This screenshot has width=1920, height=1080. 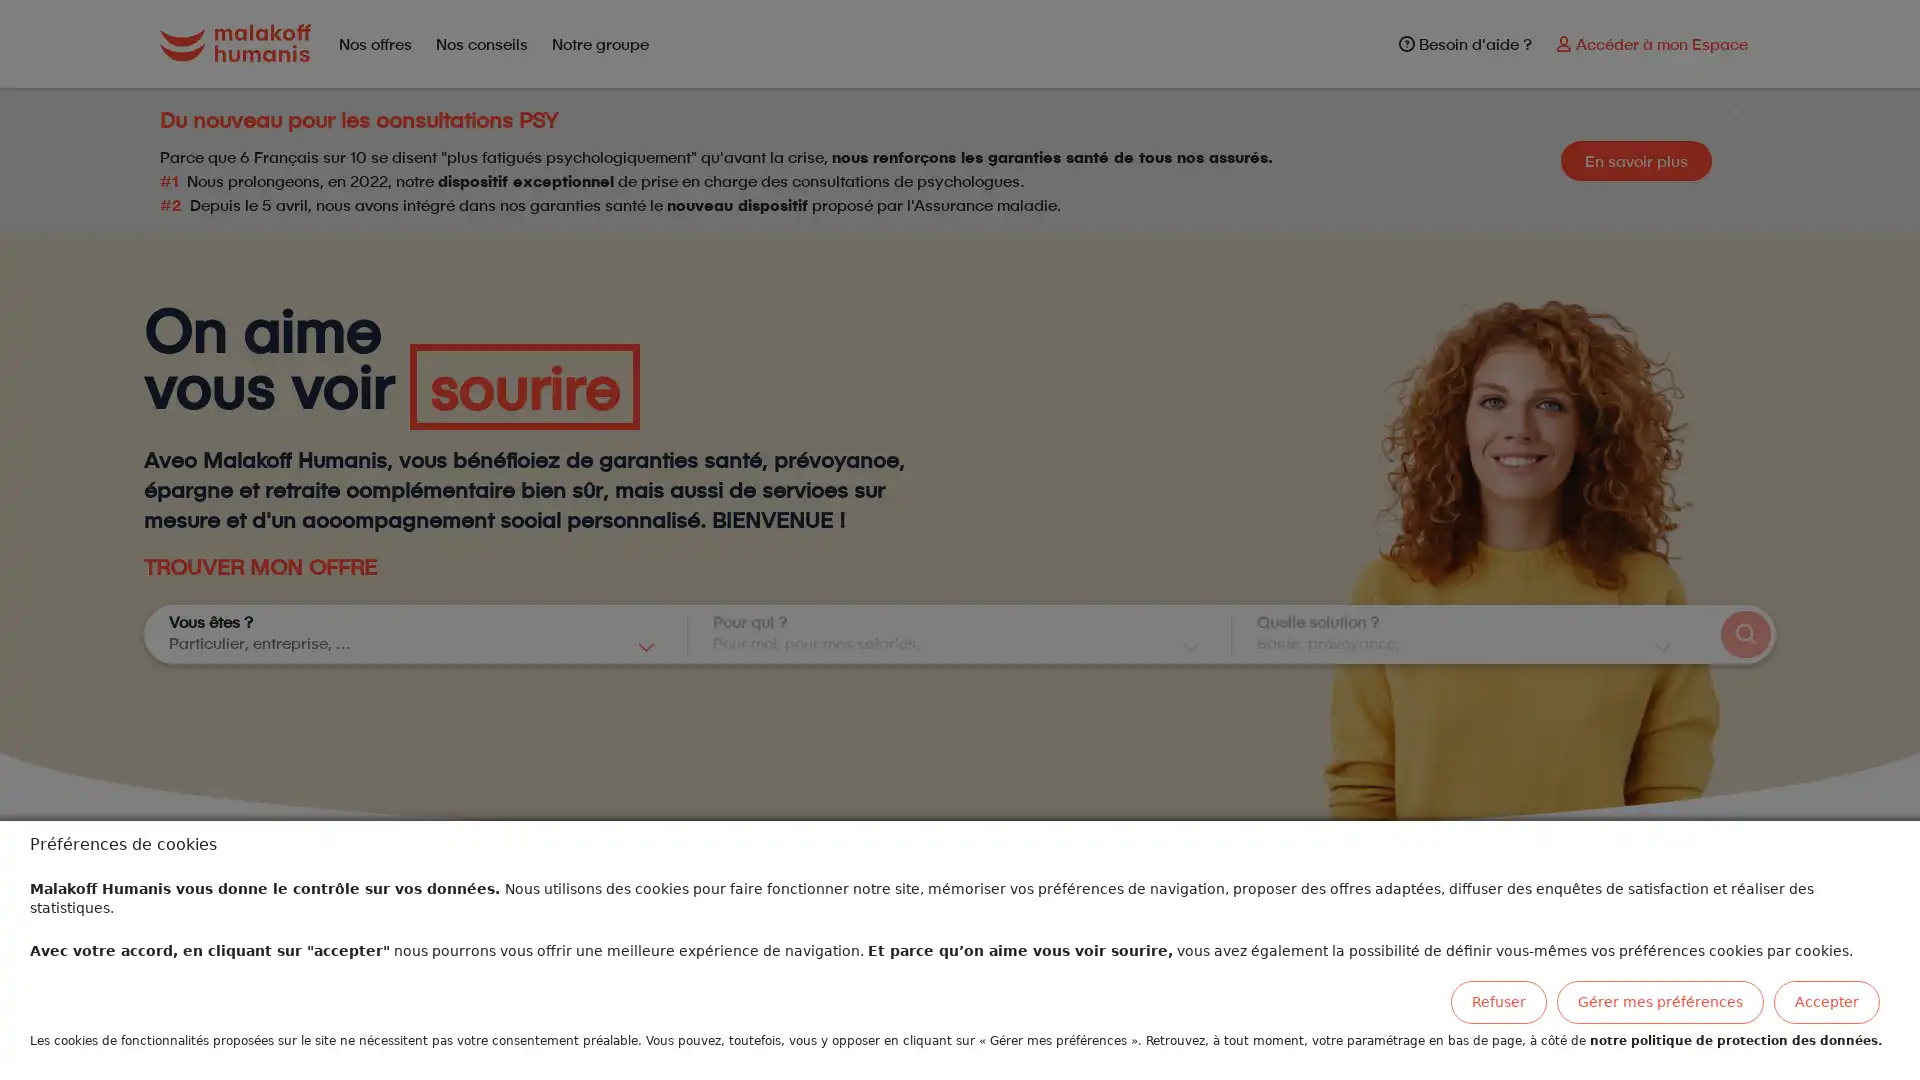 What do you see at coordinates (1827, 1002) in the screenshot?
I see `Accepter` at bounding box center [1827, 1002].